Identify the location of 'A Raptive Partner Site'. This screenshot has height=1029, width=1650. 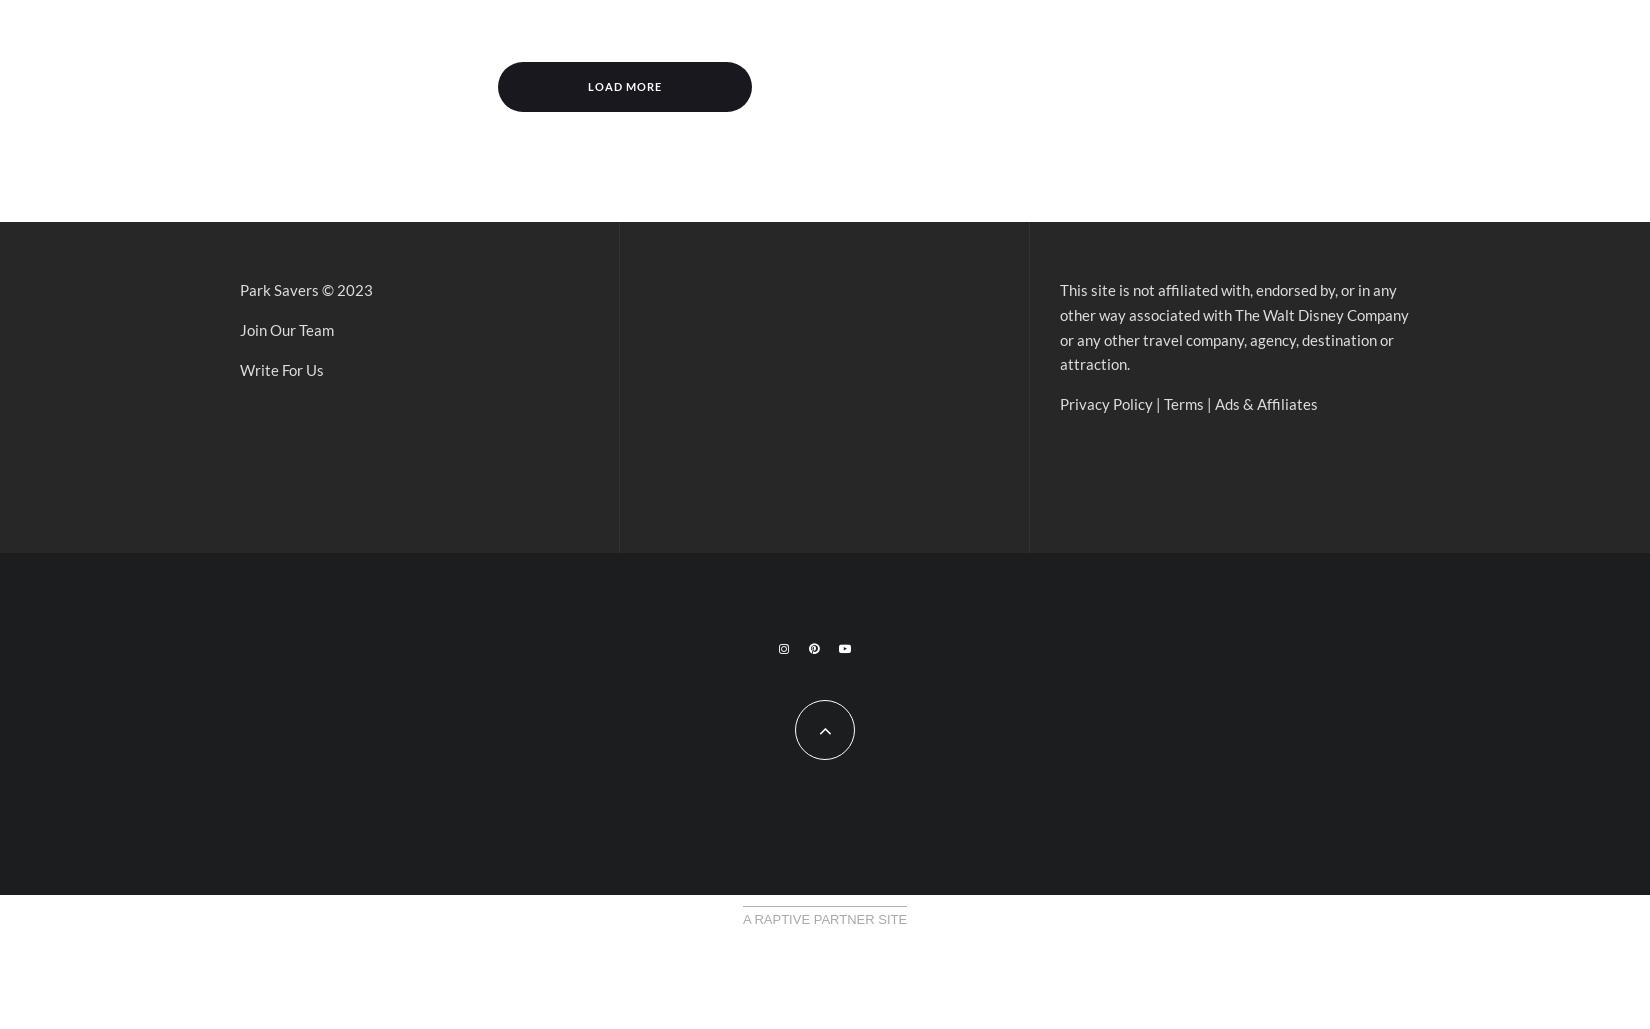
(823, 918).